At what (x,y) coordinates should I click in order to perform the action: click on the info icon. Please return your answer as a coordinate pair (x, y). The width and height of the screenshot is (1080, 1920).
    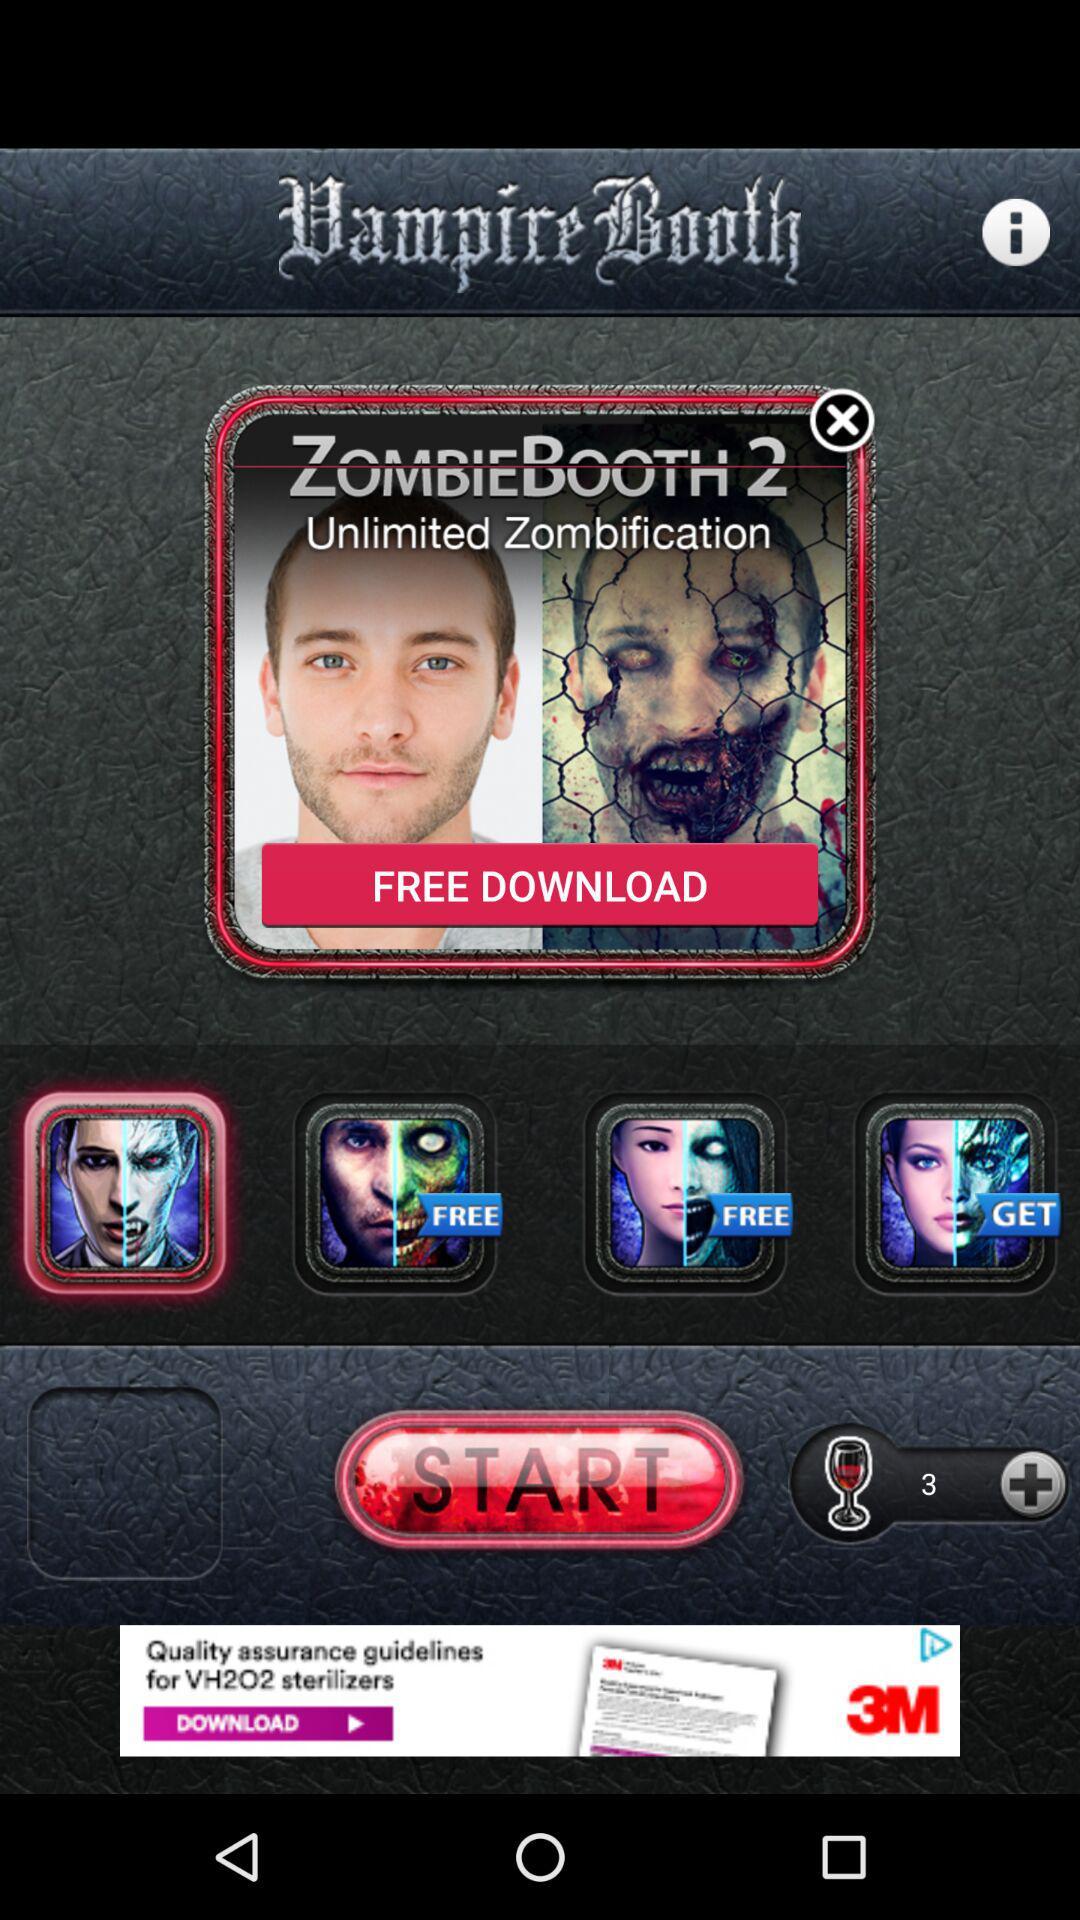
    Looking at the image, I should click on (1016, 247).